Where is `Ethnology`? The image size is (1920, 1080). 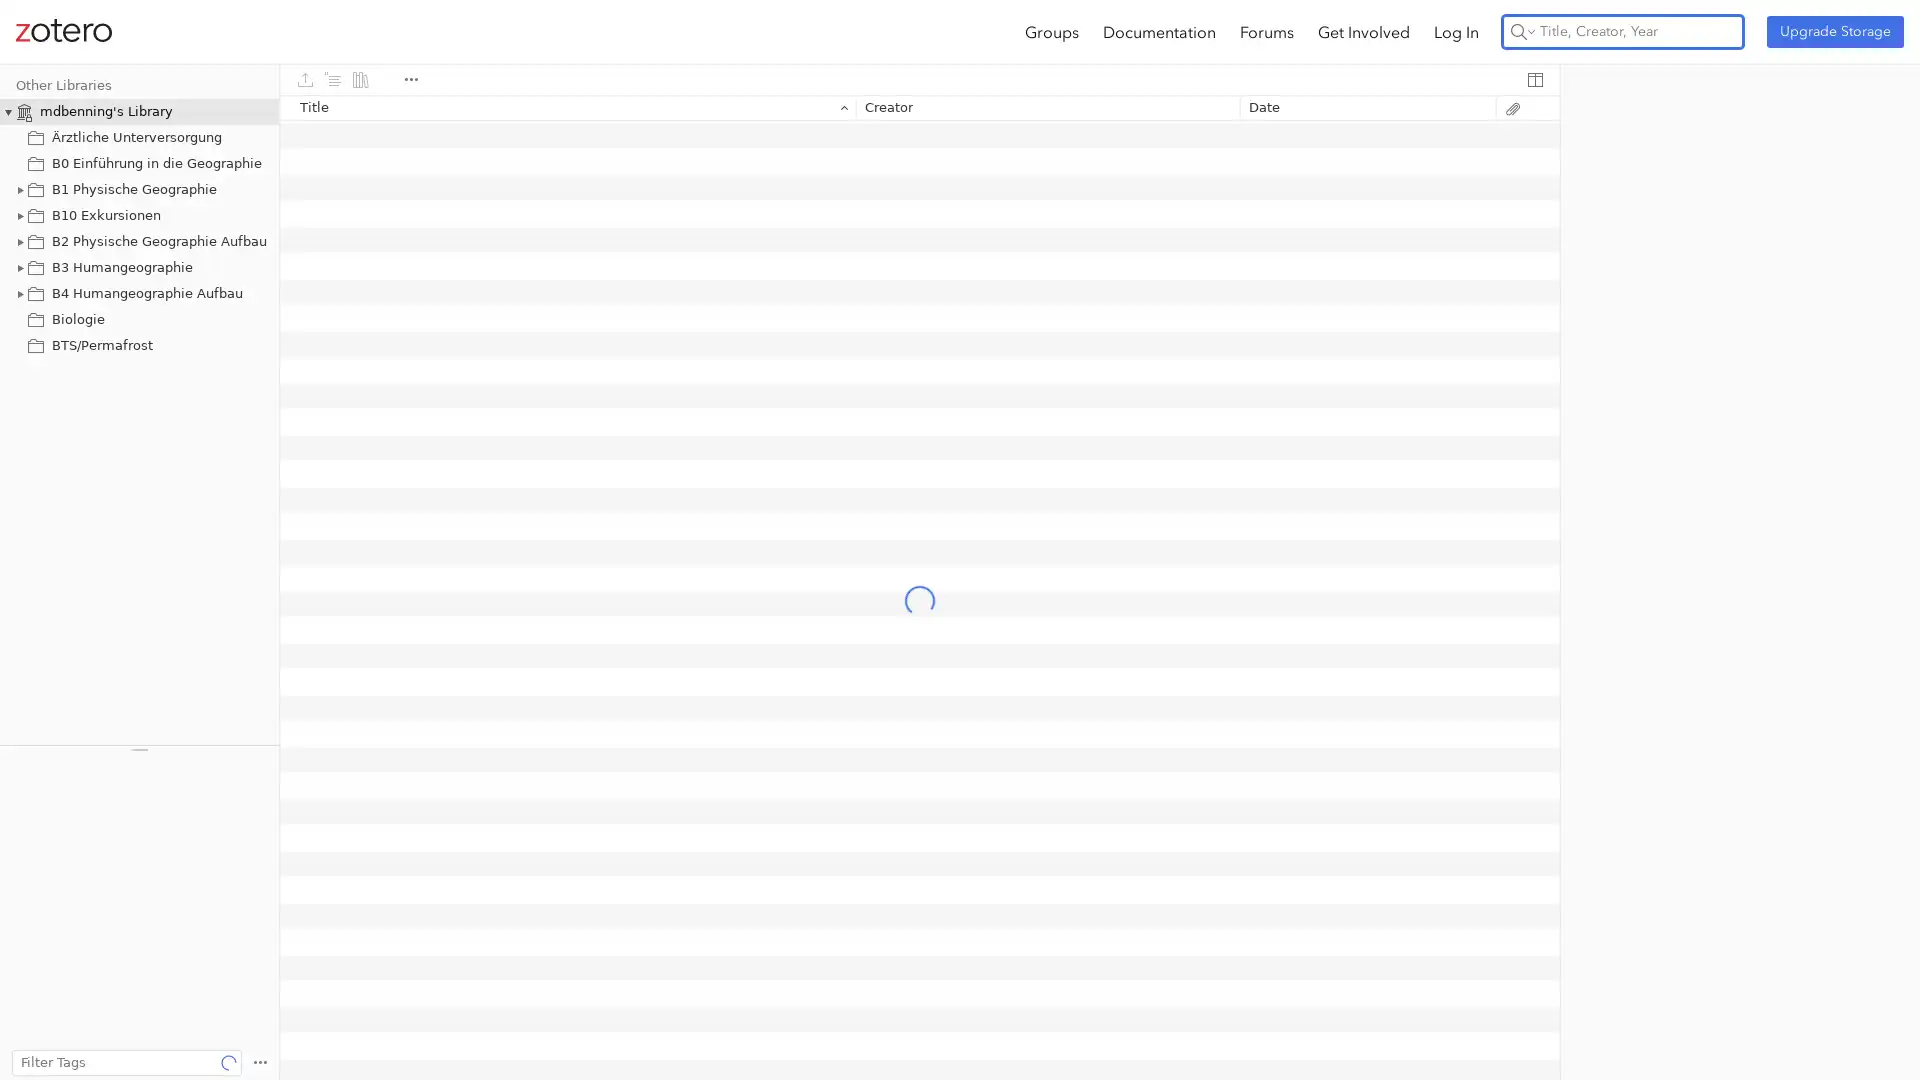
Ethnology is located at coordinates (200, 926).